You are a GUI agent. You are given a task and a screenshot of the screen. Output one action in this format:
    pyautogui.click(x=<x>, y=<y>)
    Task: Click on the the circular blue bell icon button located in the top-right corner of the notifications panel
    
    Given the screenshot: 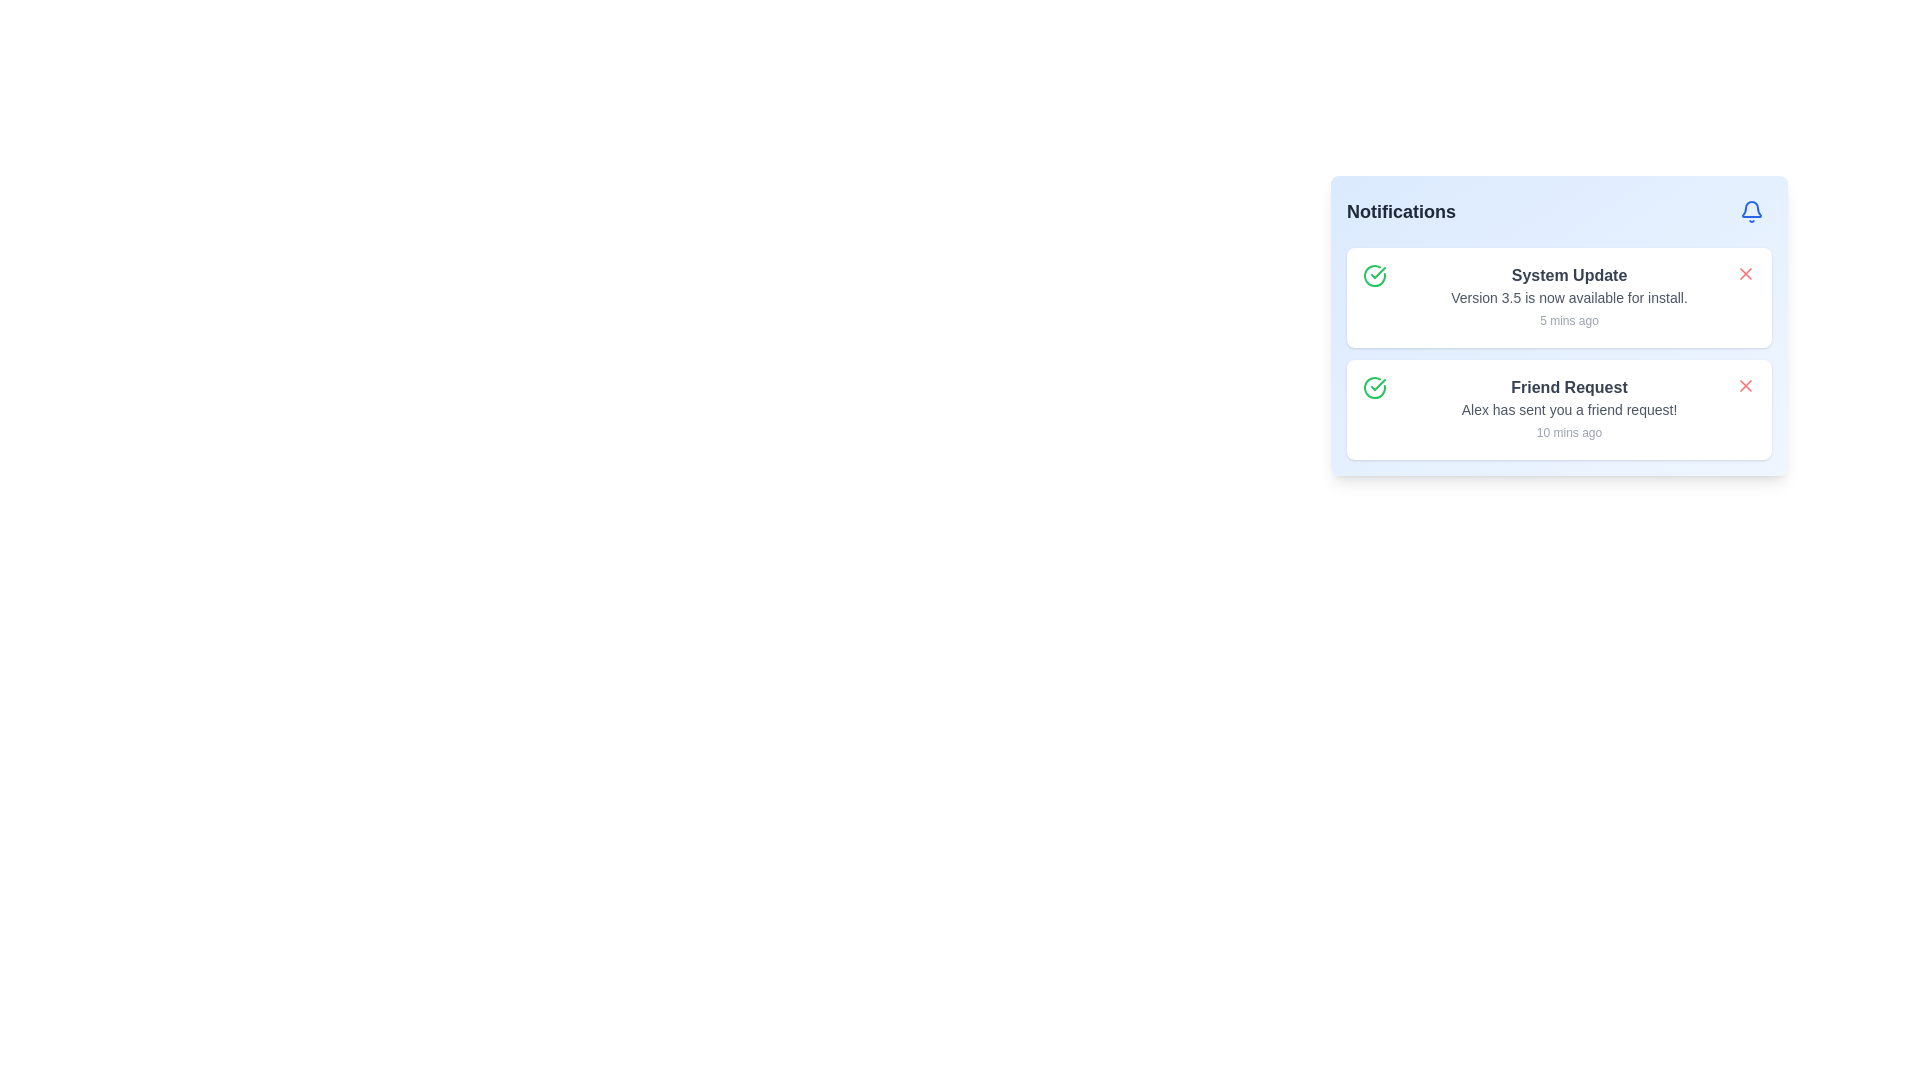 What is the action you would take?
    pyautogui.click(x=1751, y=212)
    